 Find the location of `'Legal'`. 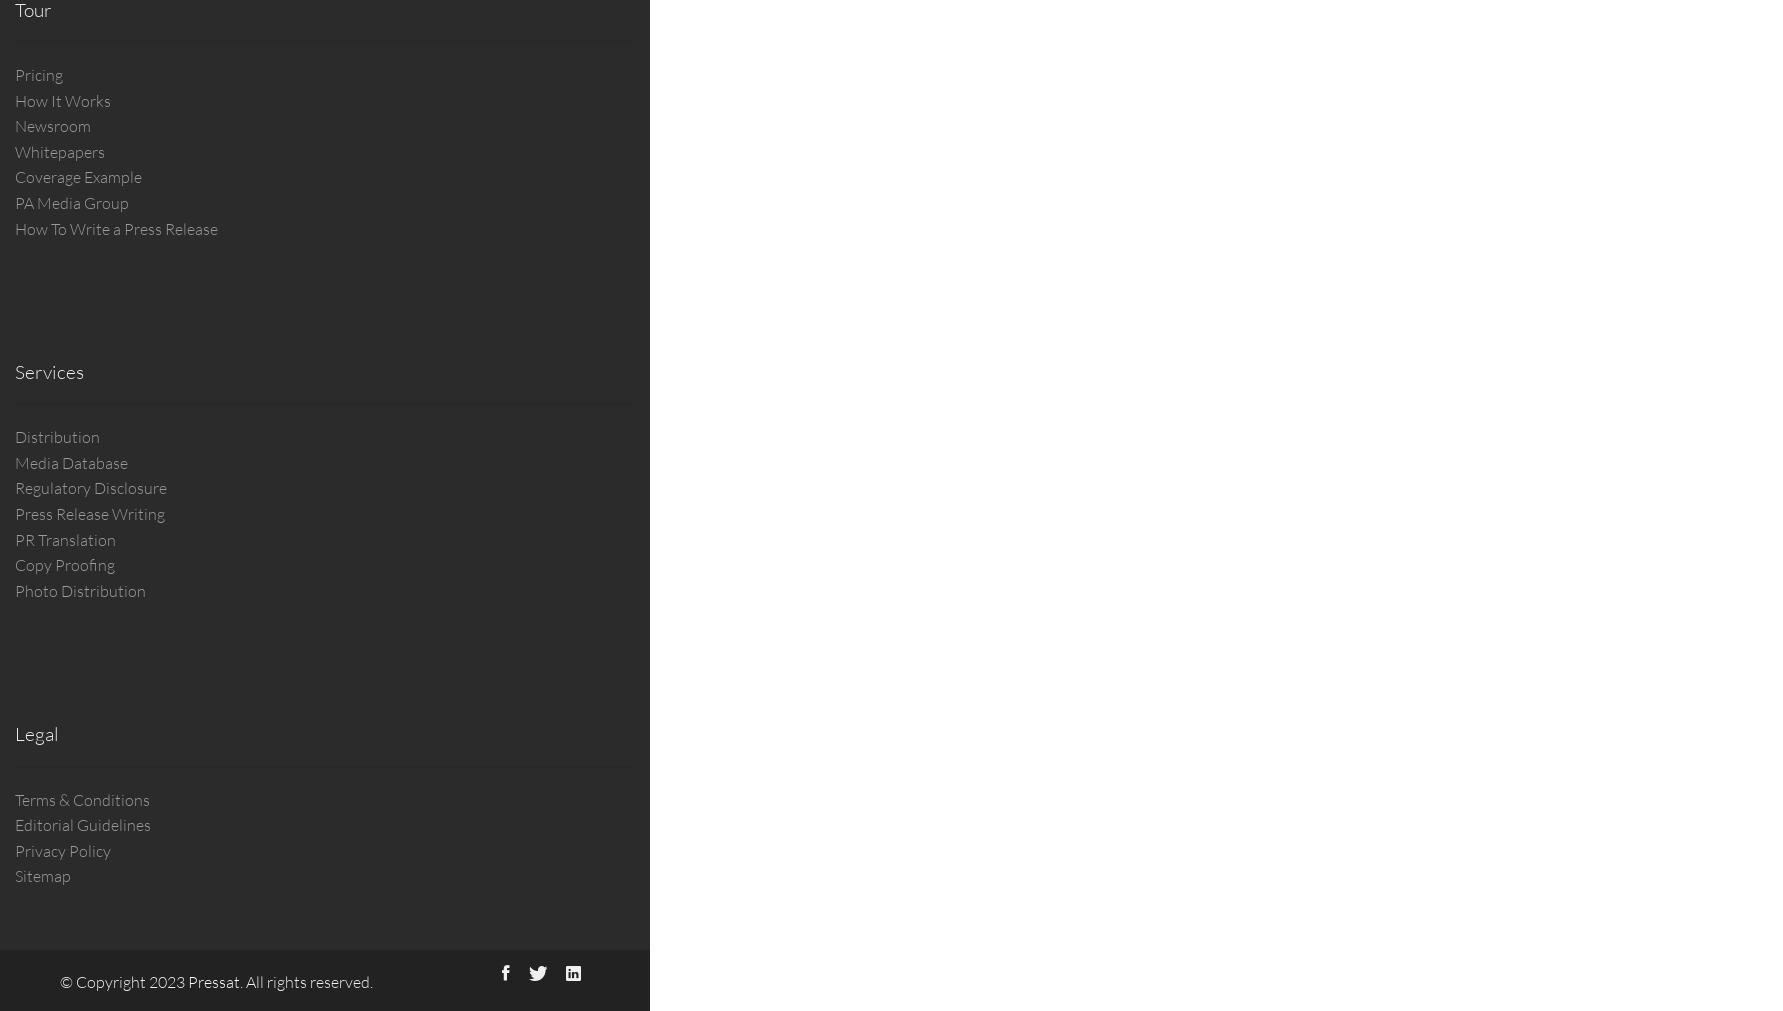

'Legal' is located at coordinates (37, 732).